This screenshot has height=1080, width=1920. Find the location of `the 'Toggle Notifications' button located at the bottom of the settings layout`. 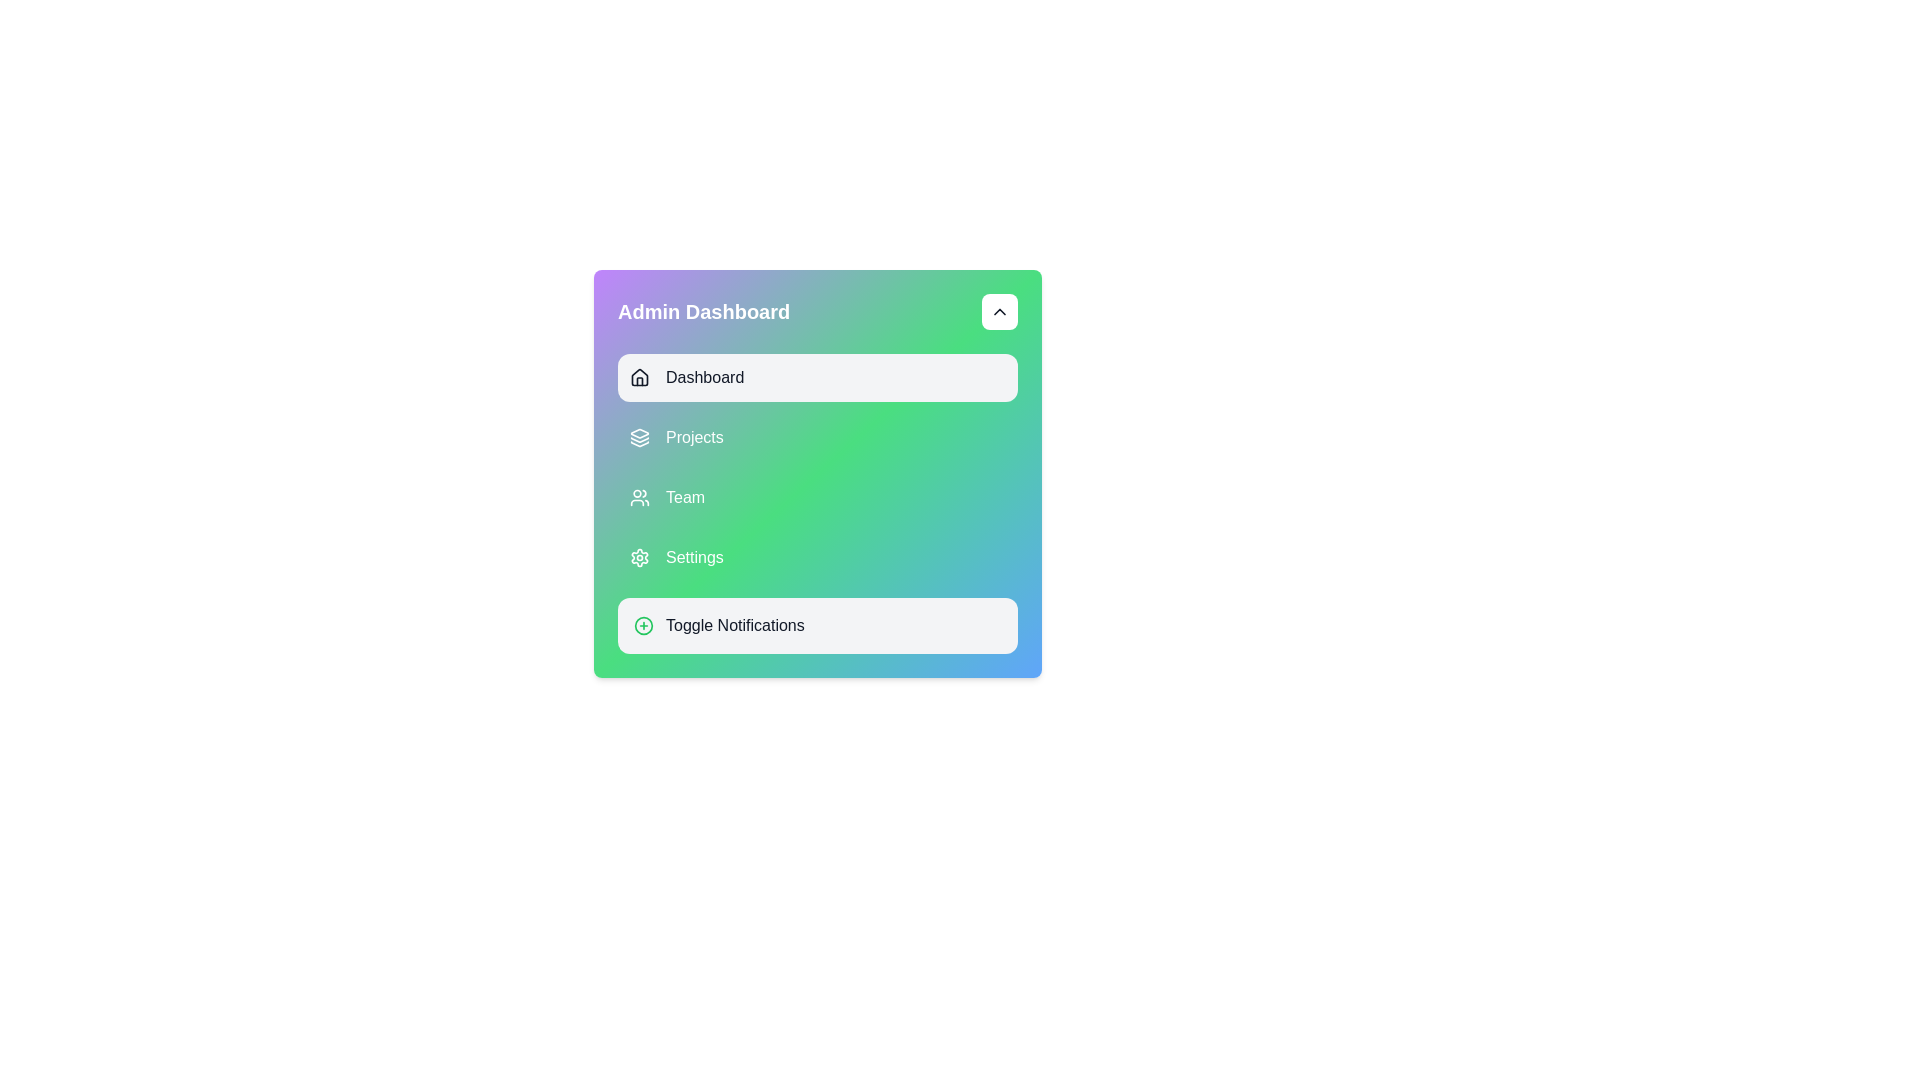

the 'Toggle Notifications' button located at the bottom of the settings layout is located at coordinates (817, 624).